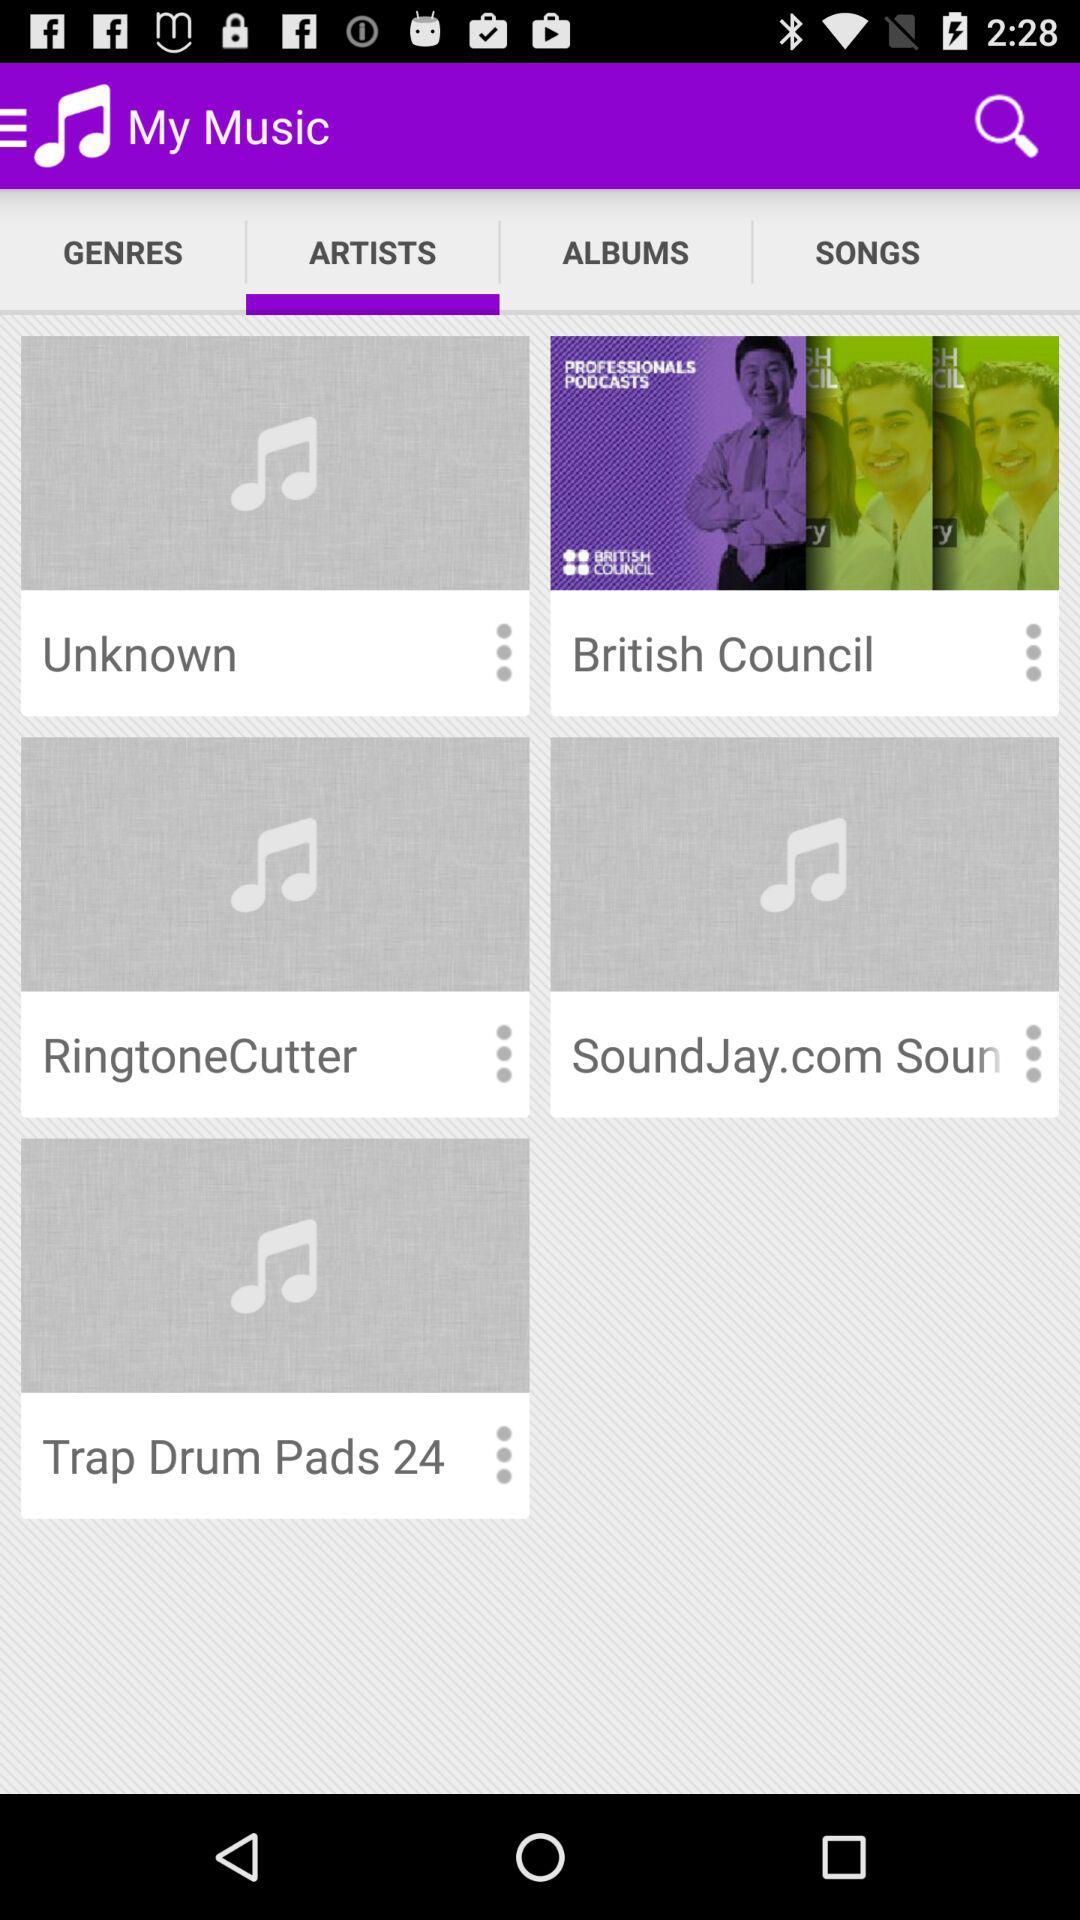 The image size is (1080, 1920). Describe the element at coordinates (502, 1053) in the screenshot. I see `more information` at that location.